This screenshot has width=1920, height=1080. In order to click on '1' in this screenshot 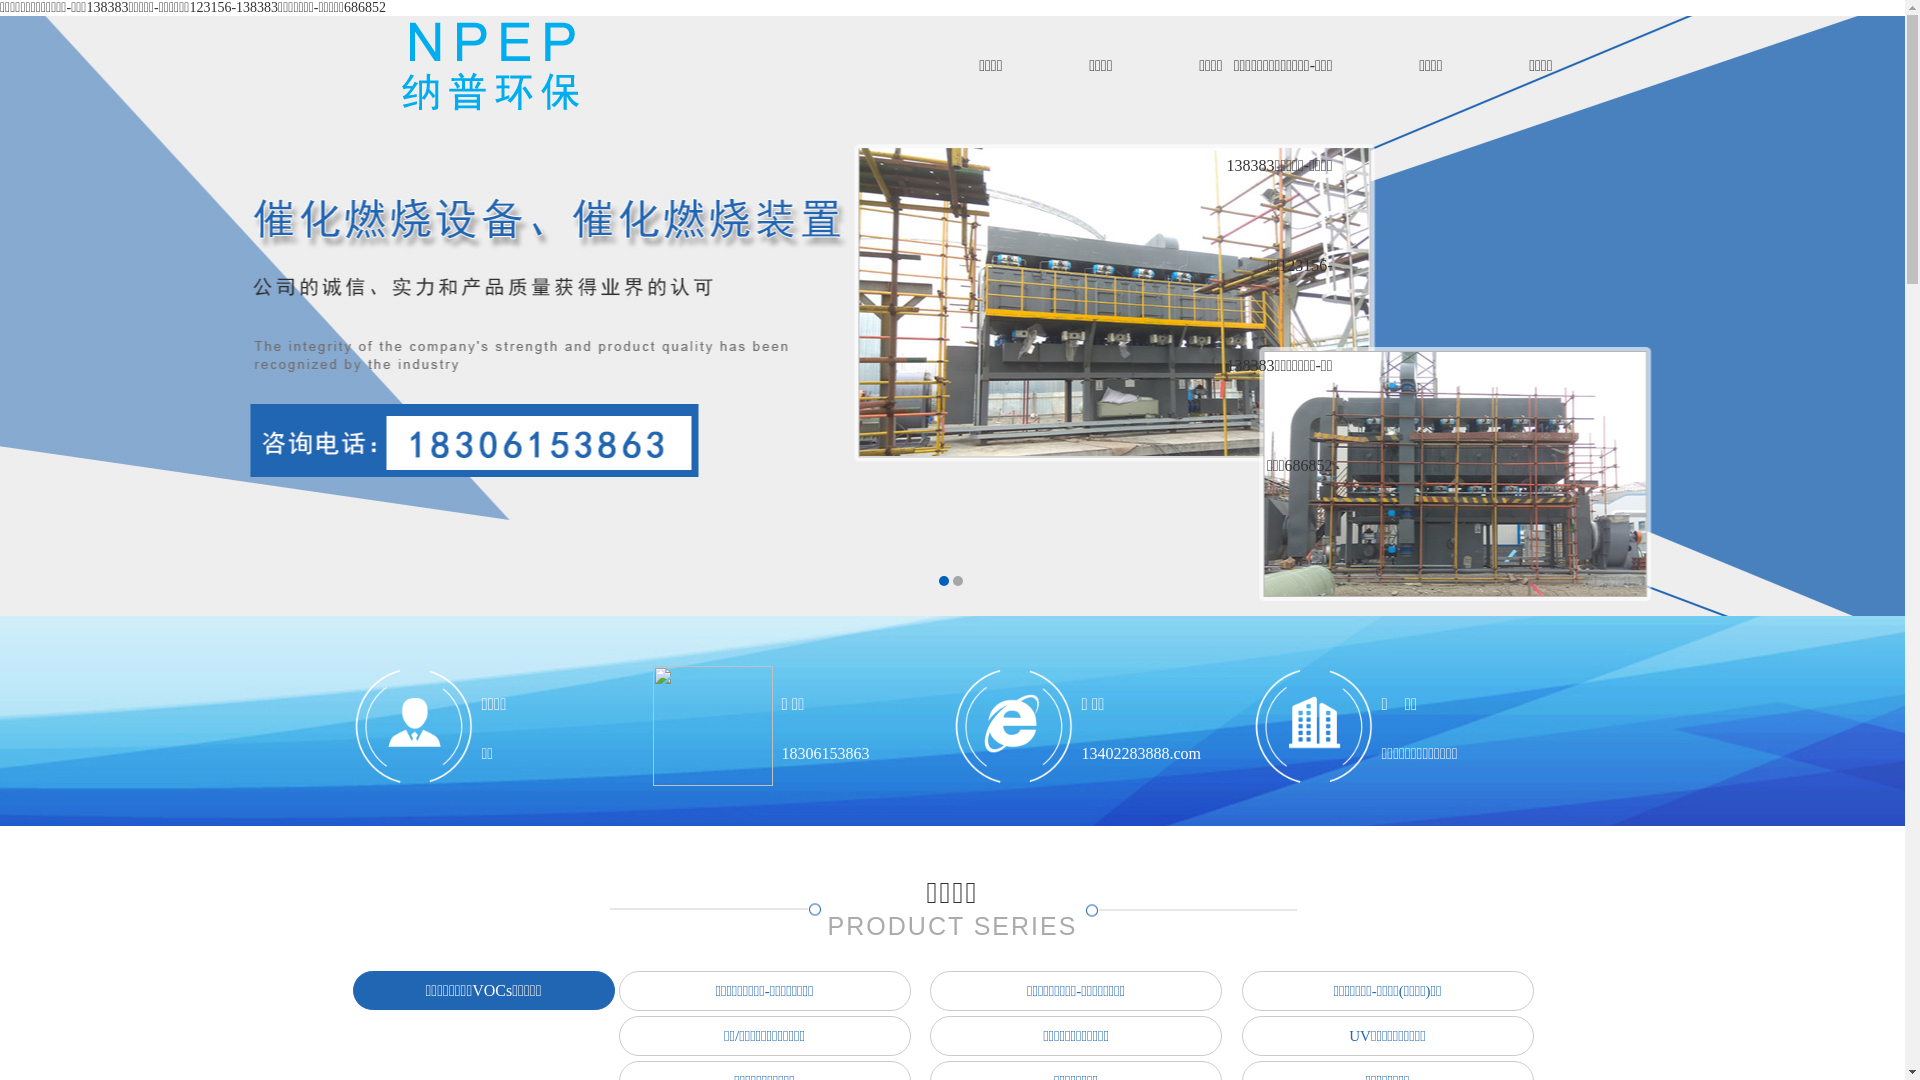, I will do `click(941, 581)`.